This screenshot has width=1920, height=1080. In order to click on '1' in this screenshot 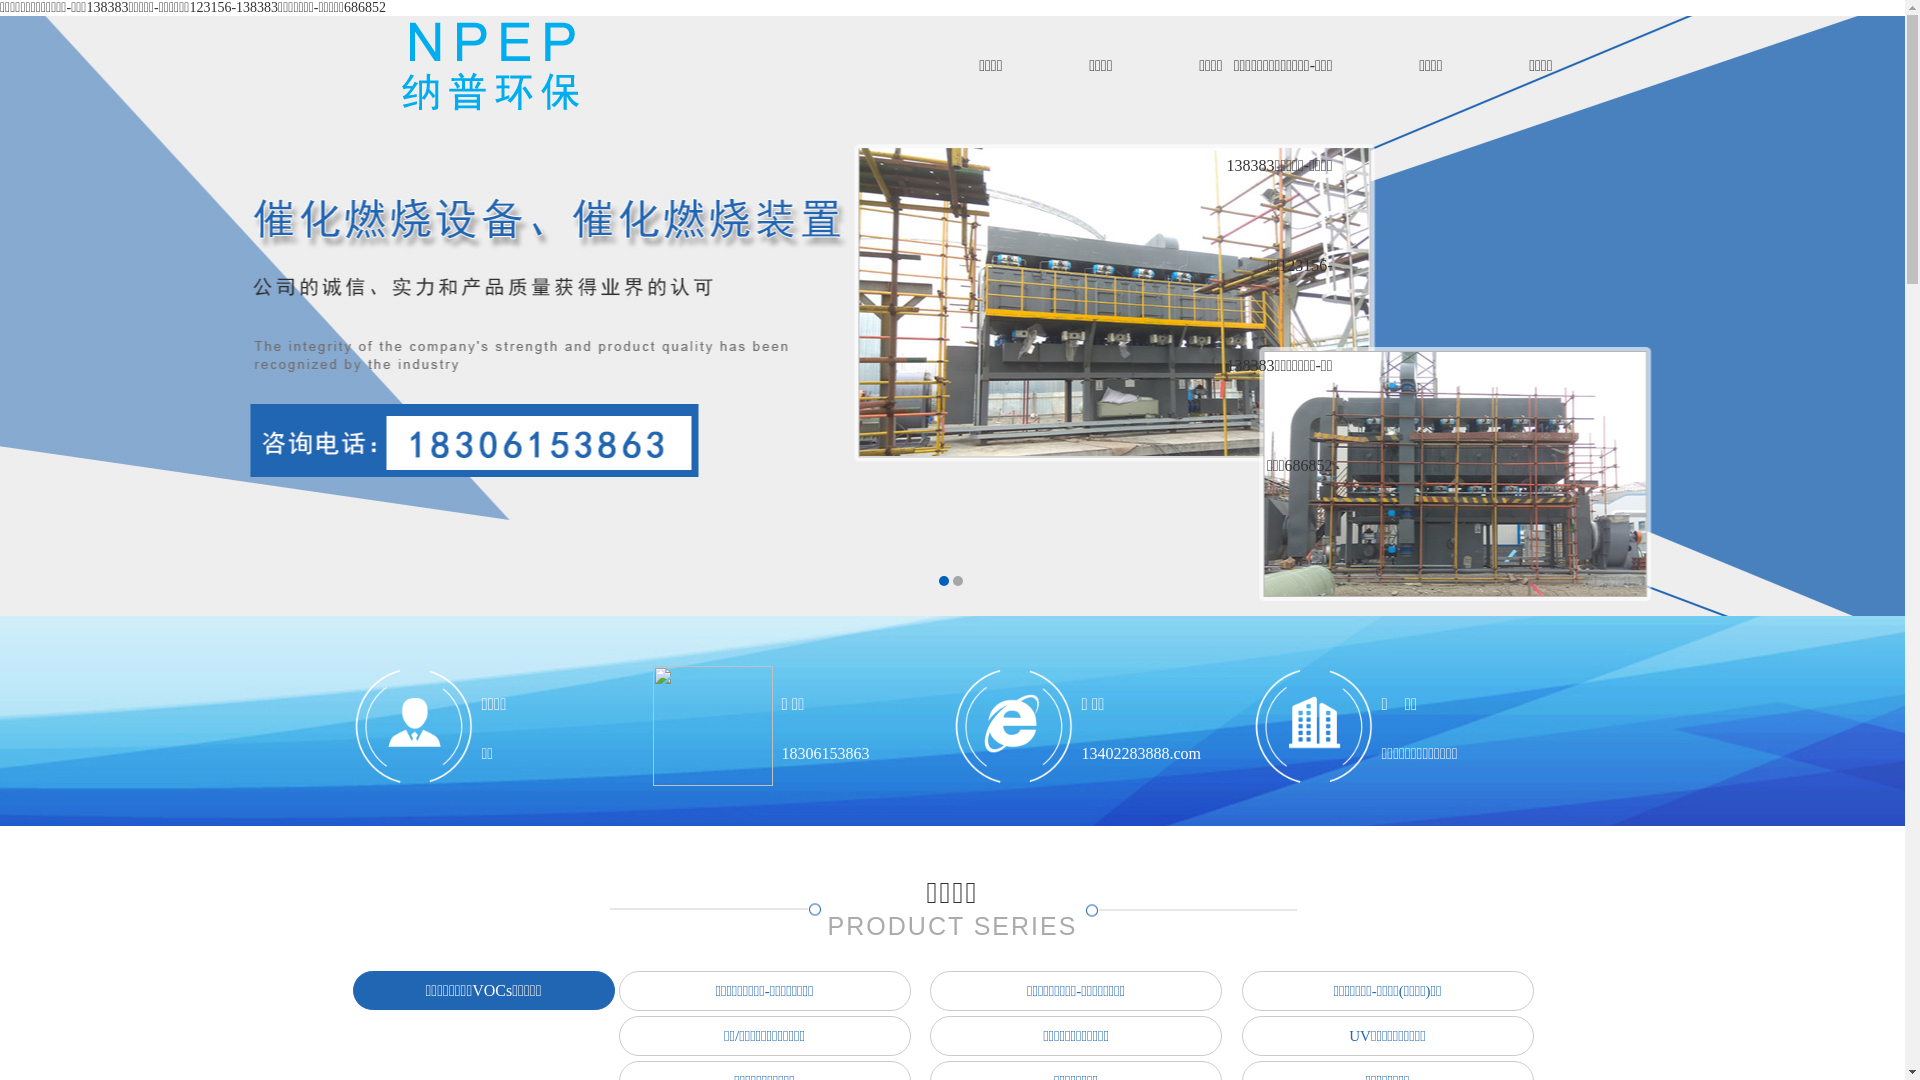, I will do `click(941, 581)`.